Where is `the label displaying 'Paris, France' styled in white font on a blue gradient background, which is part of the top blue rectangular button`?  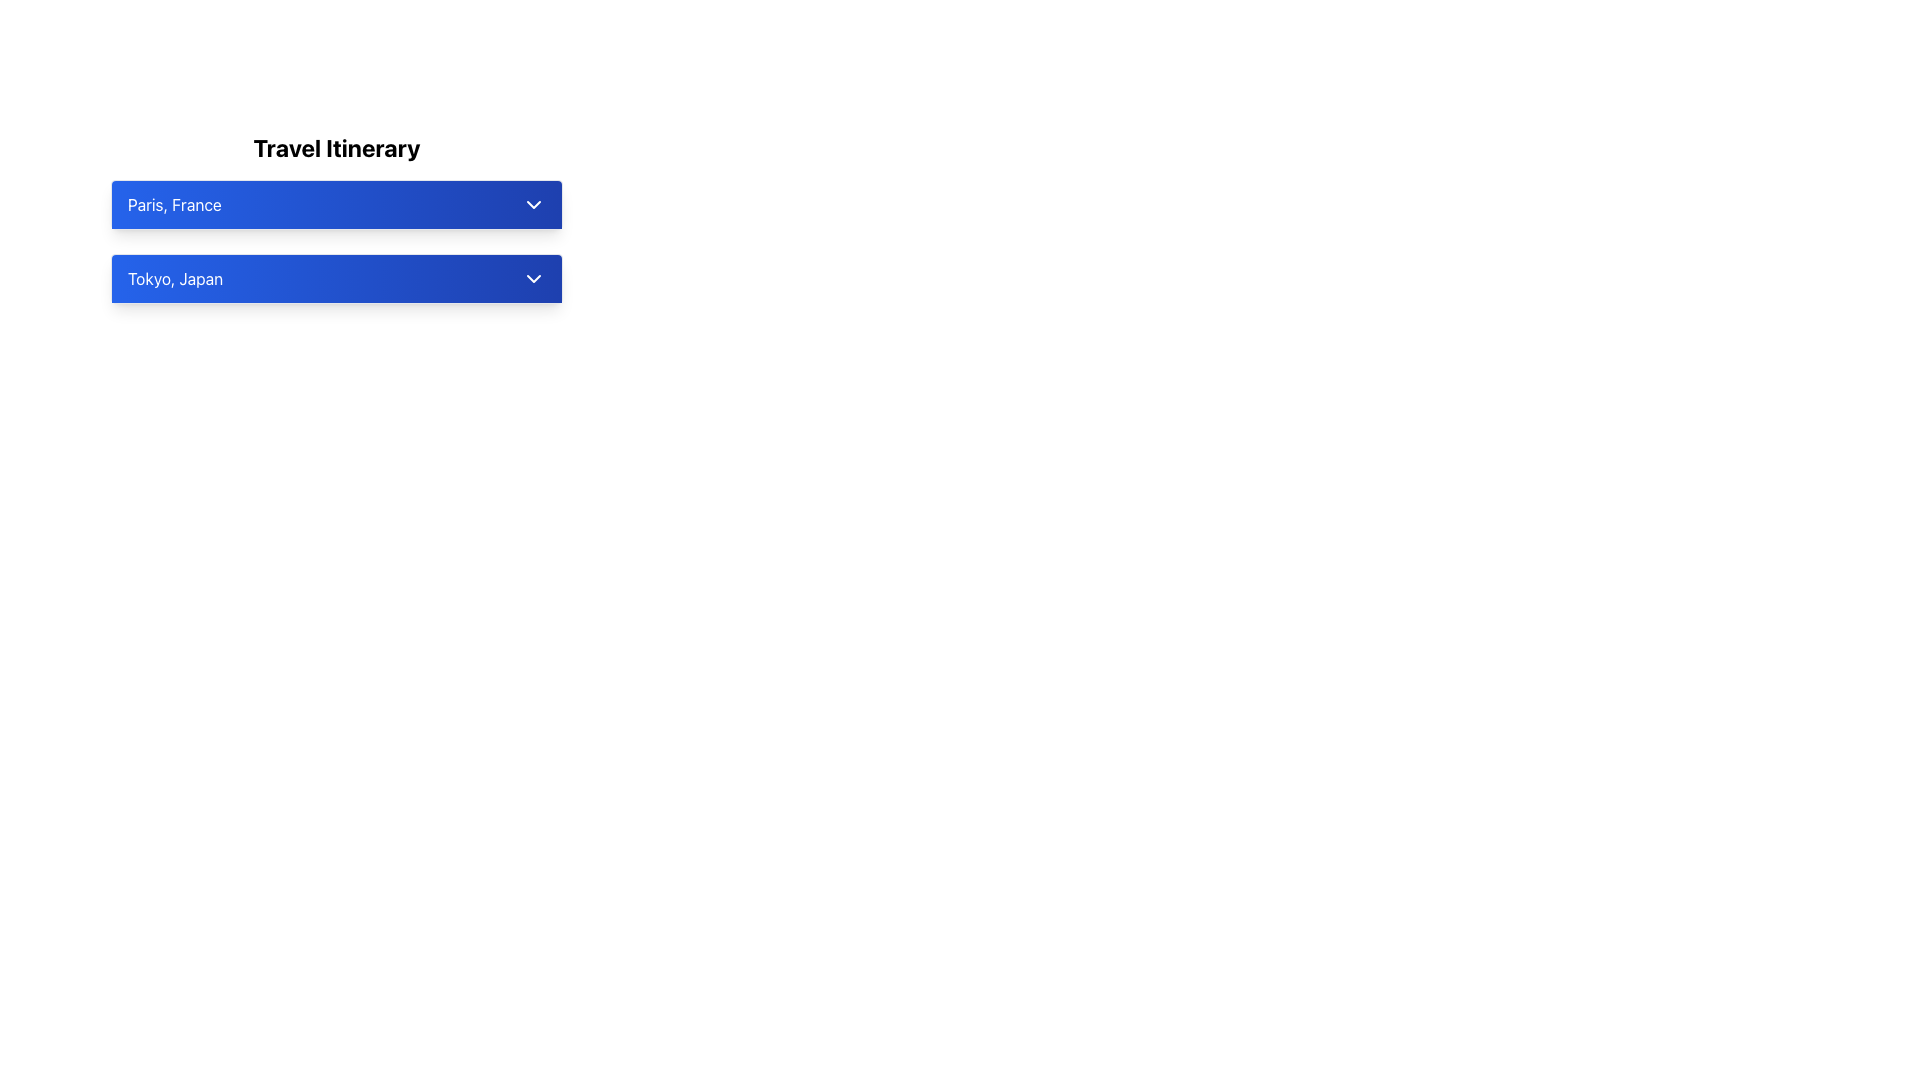 the label displaying 'Paris, France' styled in white font on a blue gradient background, which is part of the top blue rectangular button is located at coordinates (174, 204).